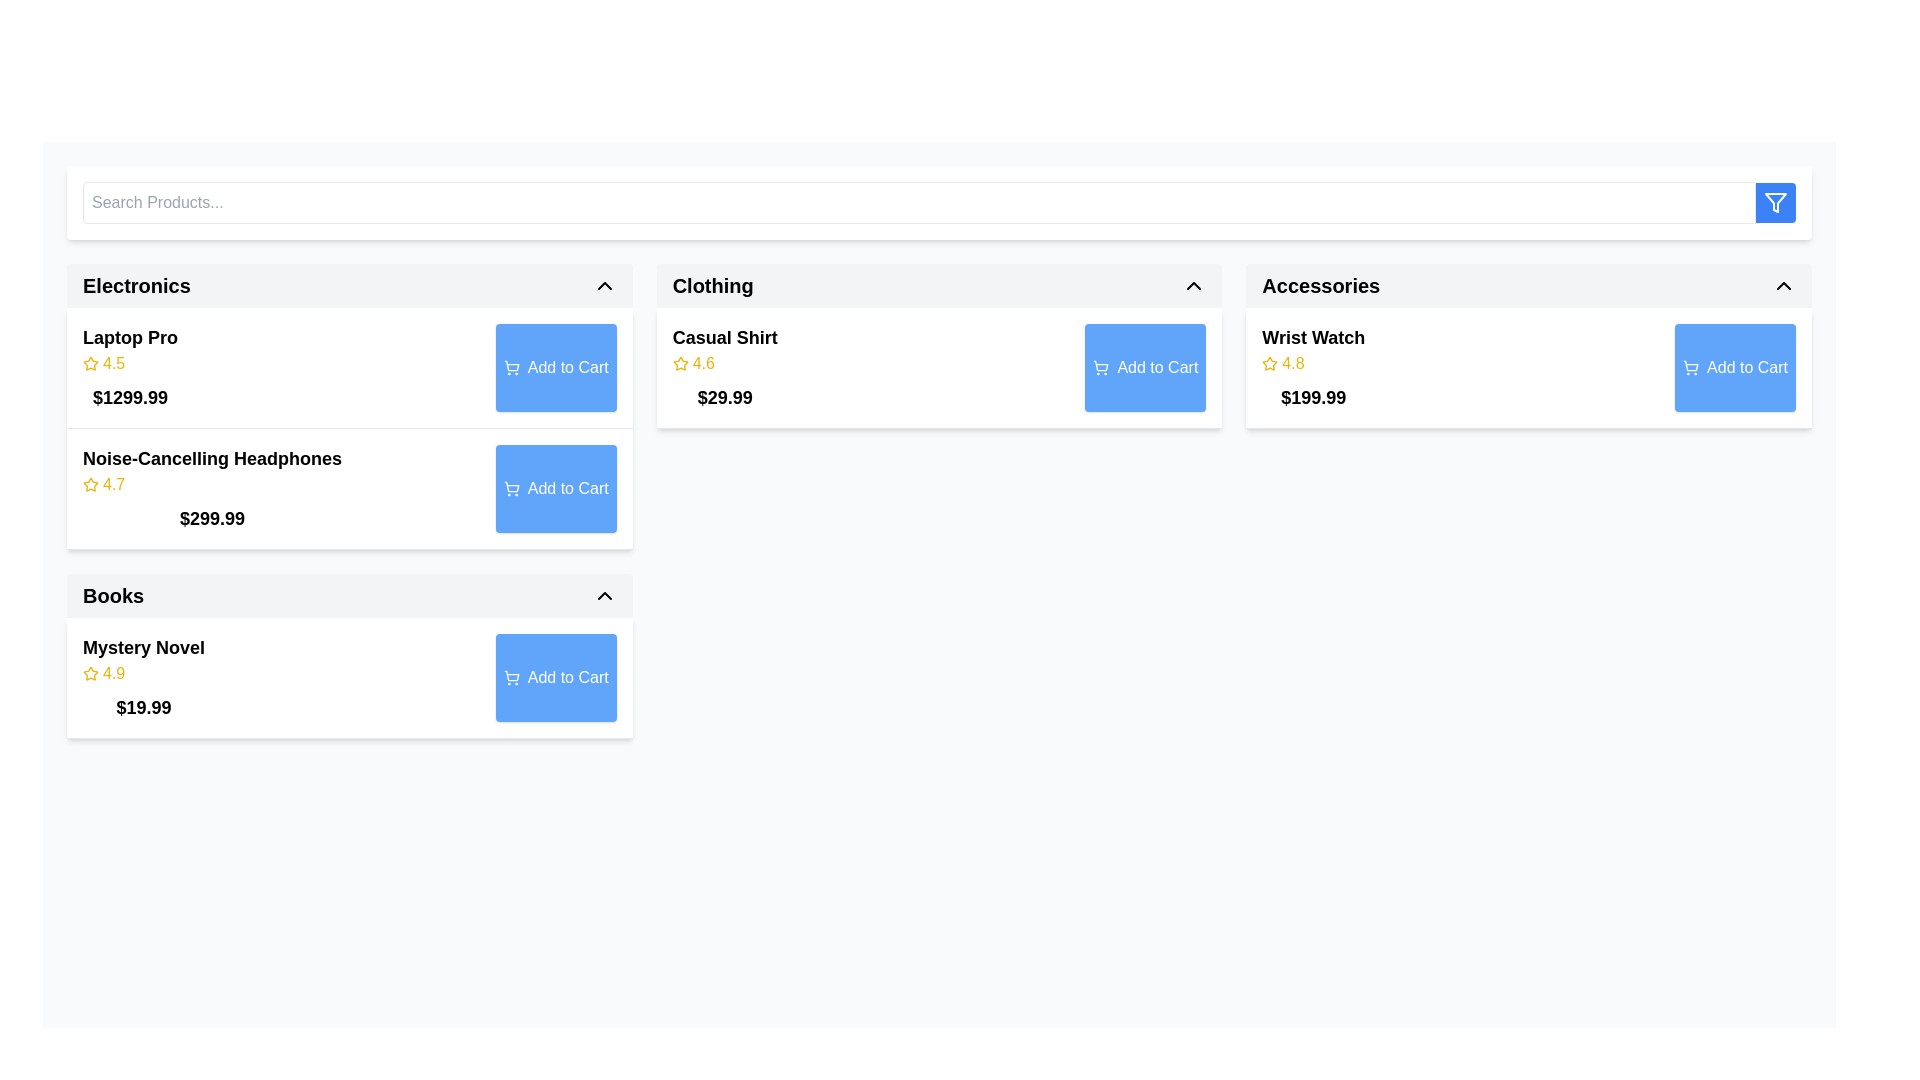  What do you see at coordinates (113, 485) in the screenshot?
I see `the text label displaying the rating value '4.7' in yellow color, located in the 'Noise-Cancelling Headphones' section under 'Electronics', positioned right of the star icon` at bounding box center [113, 485].